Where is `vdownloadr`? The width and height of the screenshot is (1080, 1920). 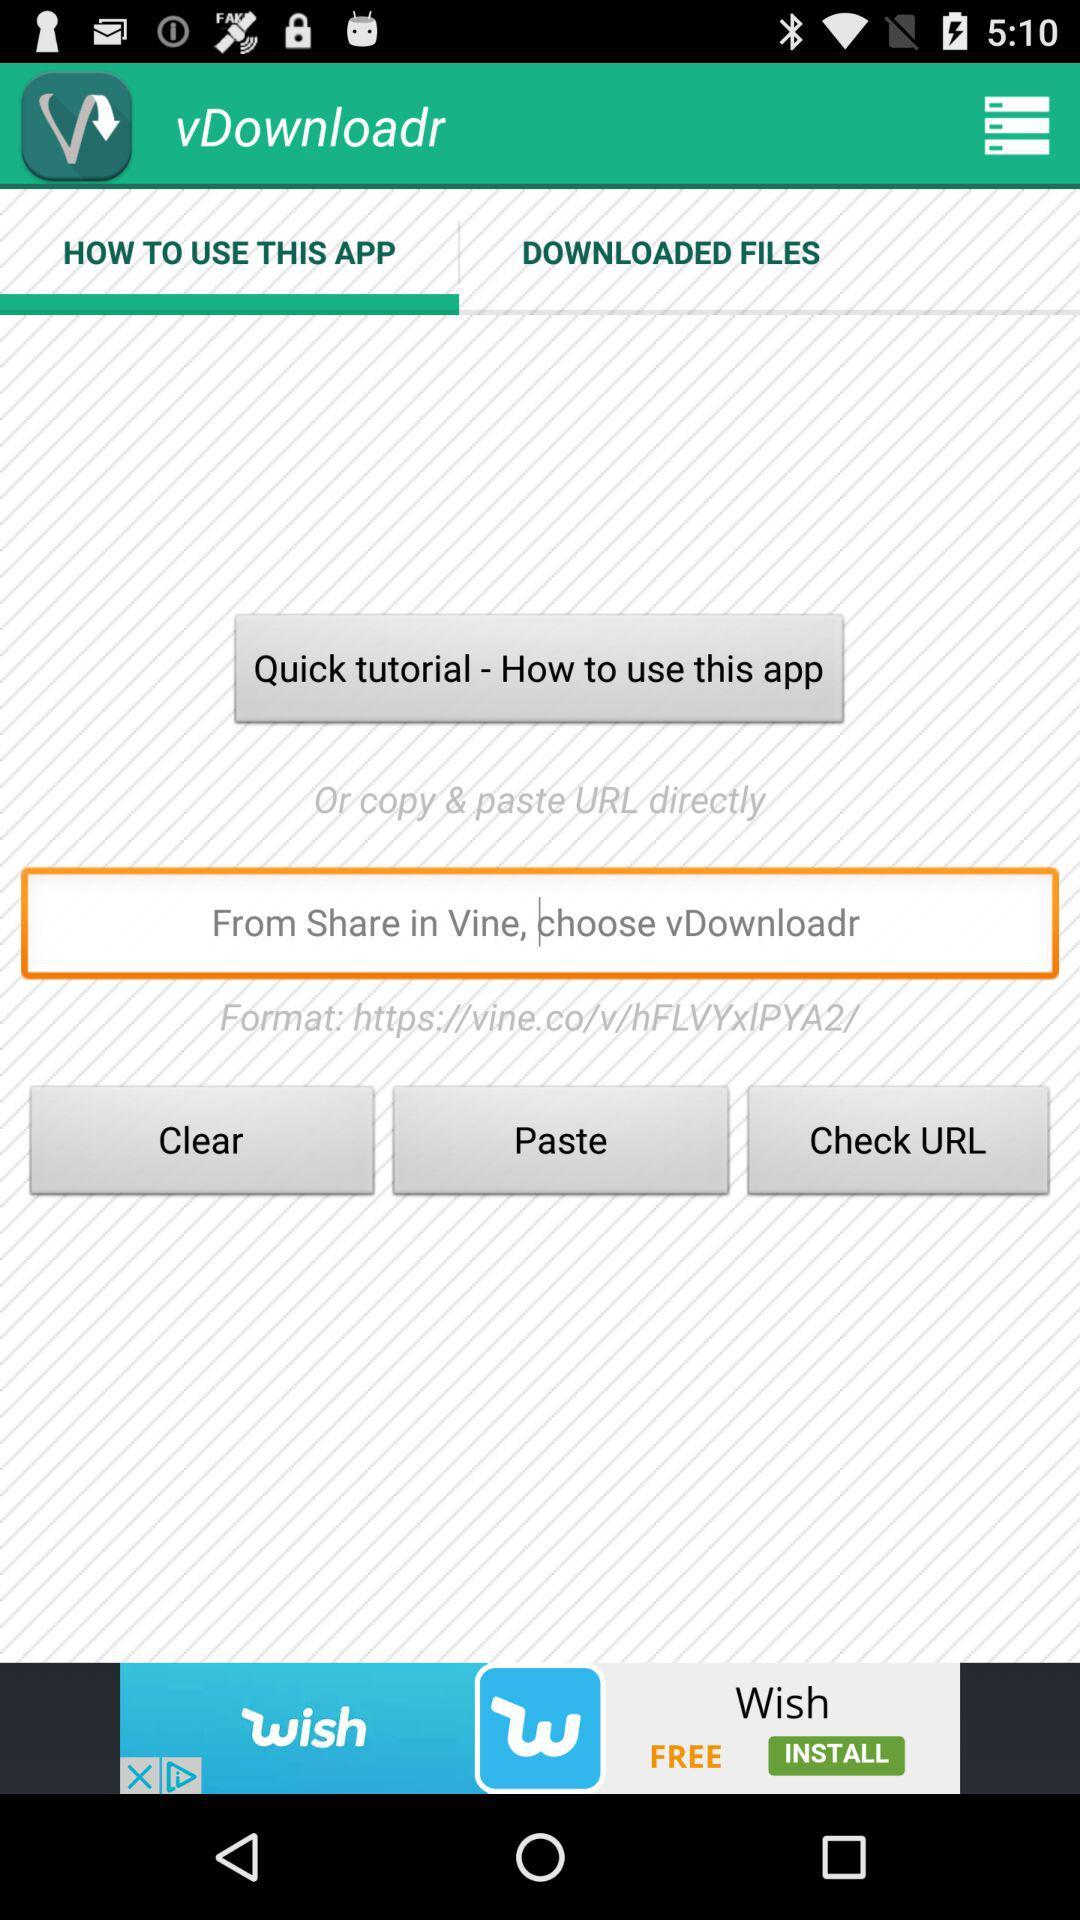
vdownloadr is located at coordinates (75, 124).